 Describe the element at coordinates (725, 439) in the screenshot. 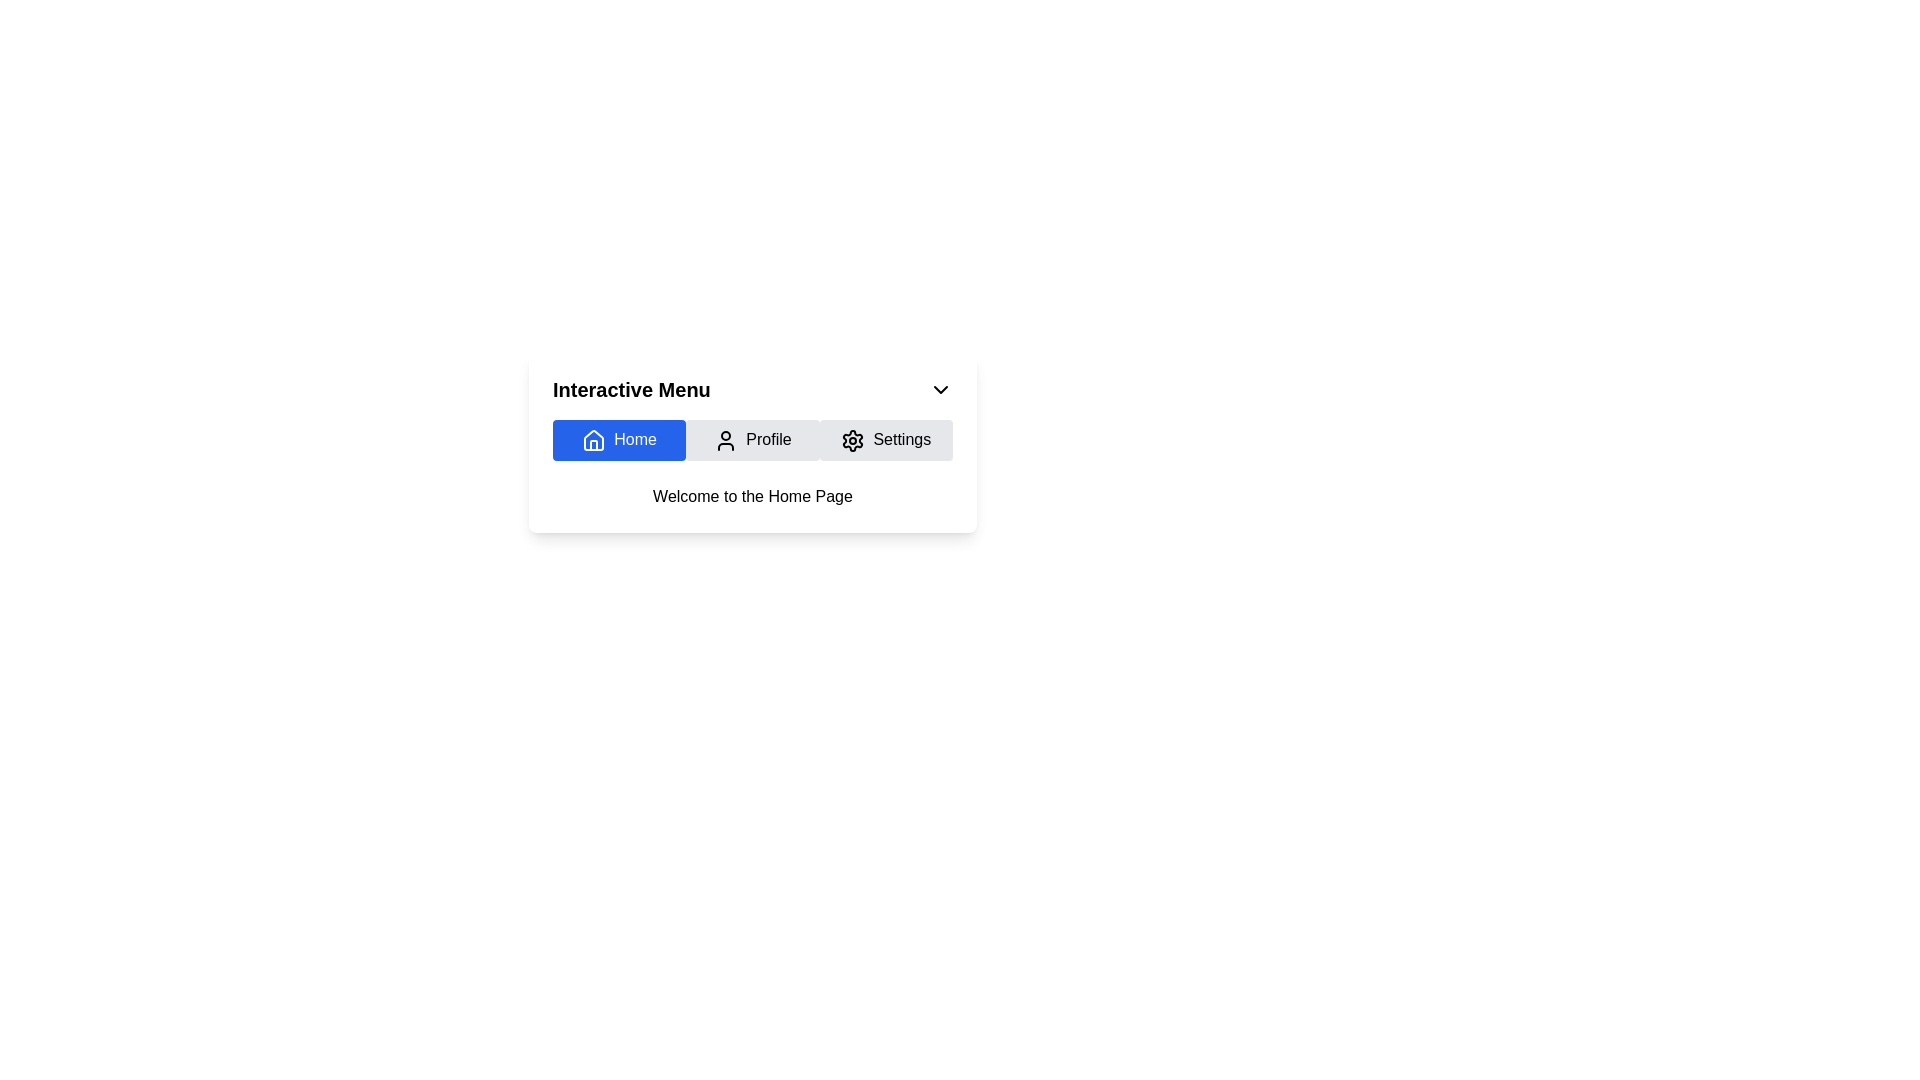

I see `the 'Profile' button, which is the second button in the horizontal menu` at that location.